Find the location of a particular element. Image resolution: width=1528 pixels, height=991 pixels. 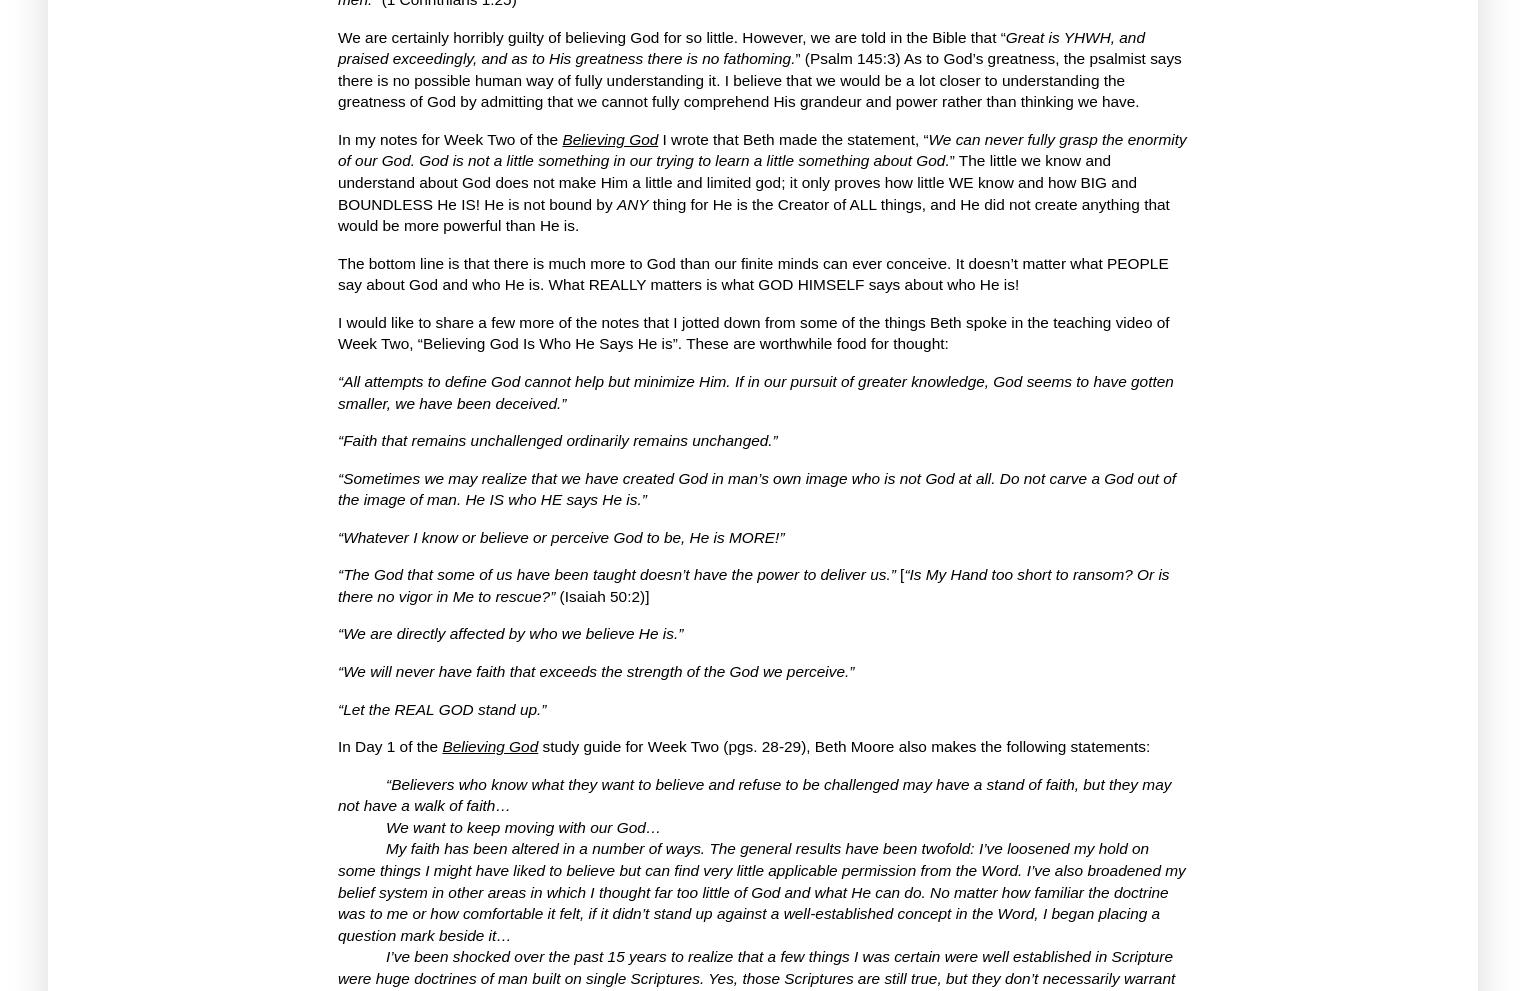

'“Let the REAL GOD stand up.”' is located at coordinates (442, 708).